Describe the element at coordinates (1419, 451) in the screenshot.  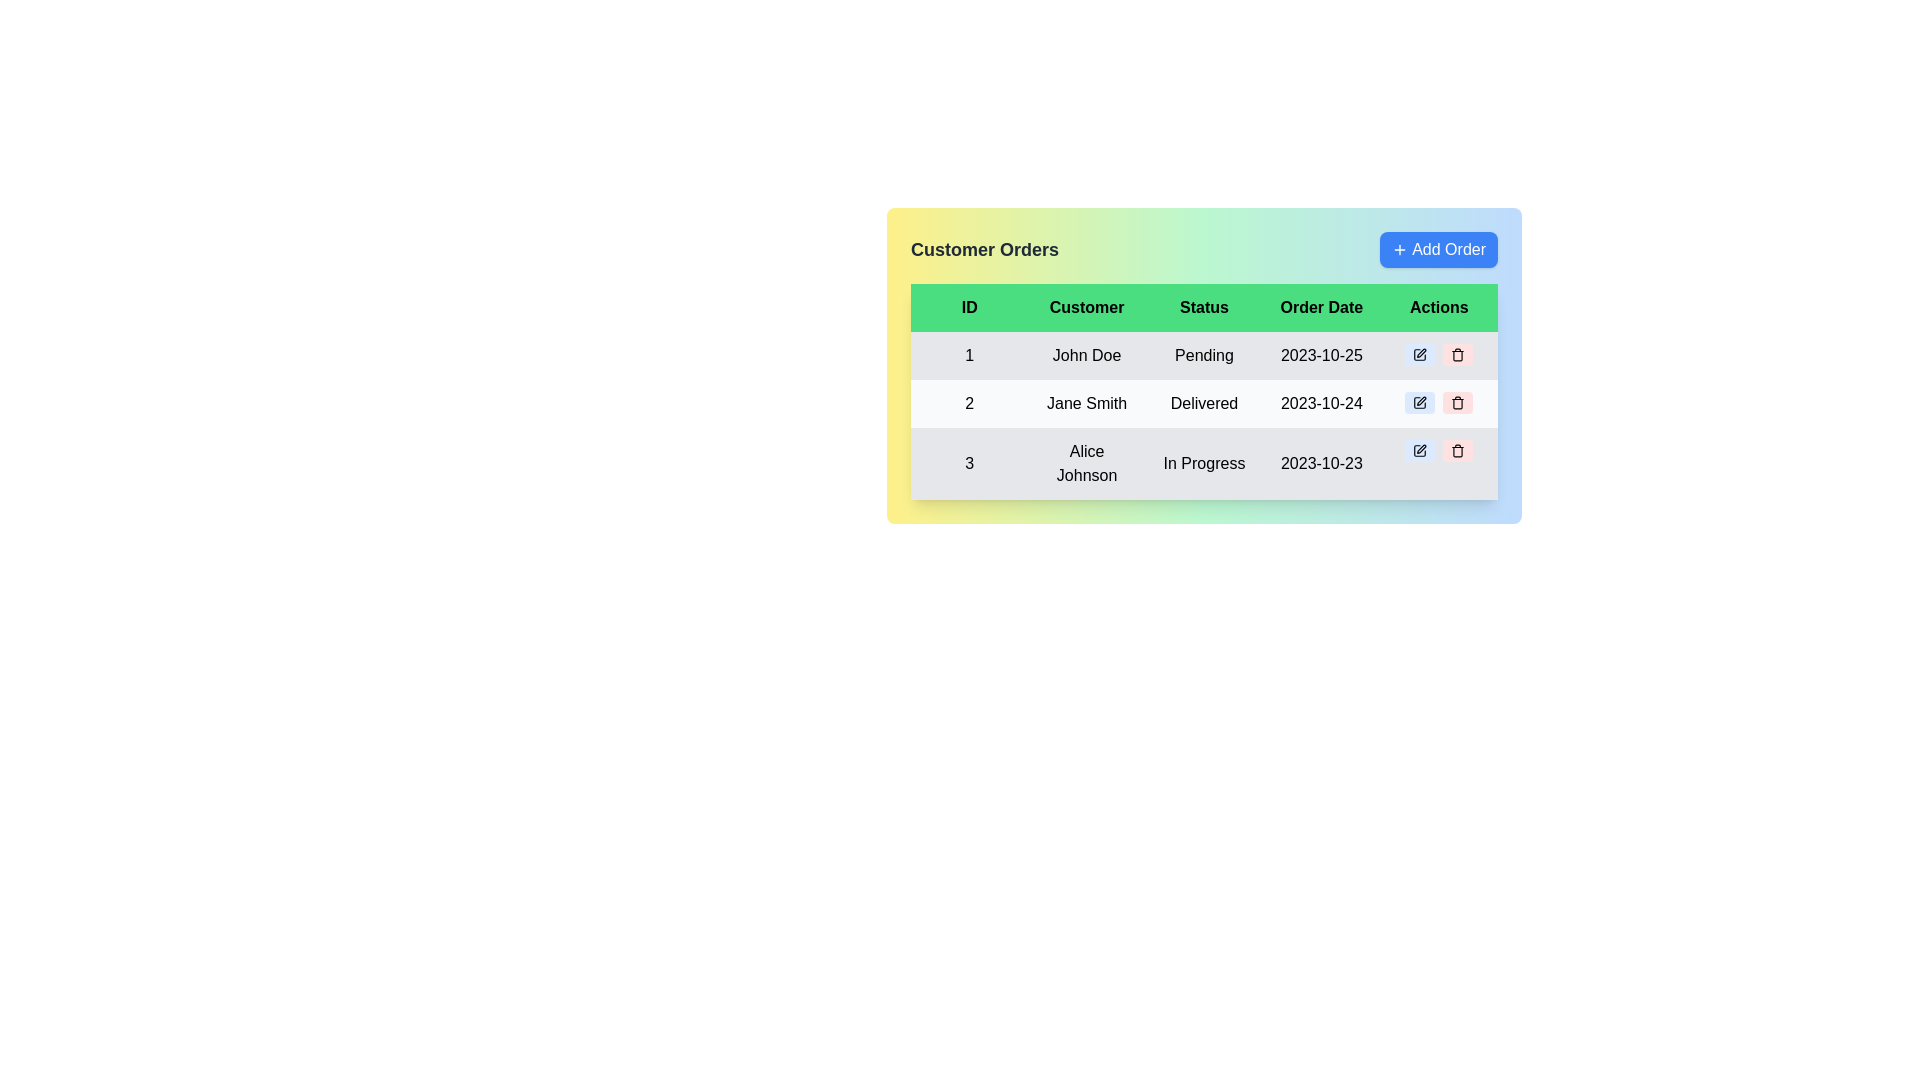
I see `the button in the 'Actions' column of Alice Johnson's order in the 'Customer Orders' table` at that location.